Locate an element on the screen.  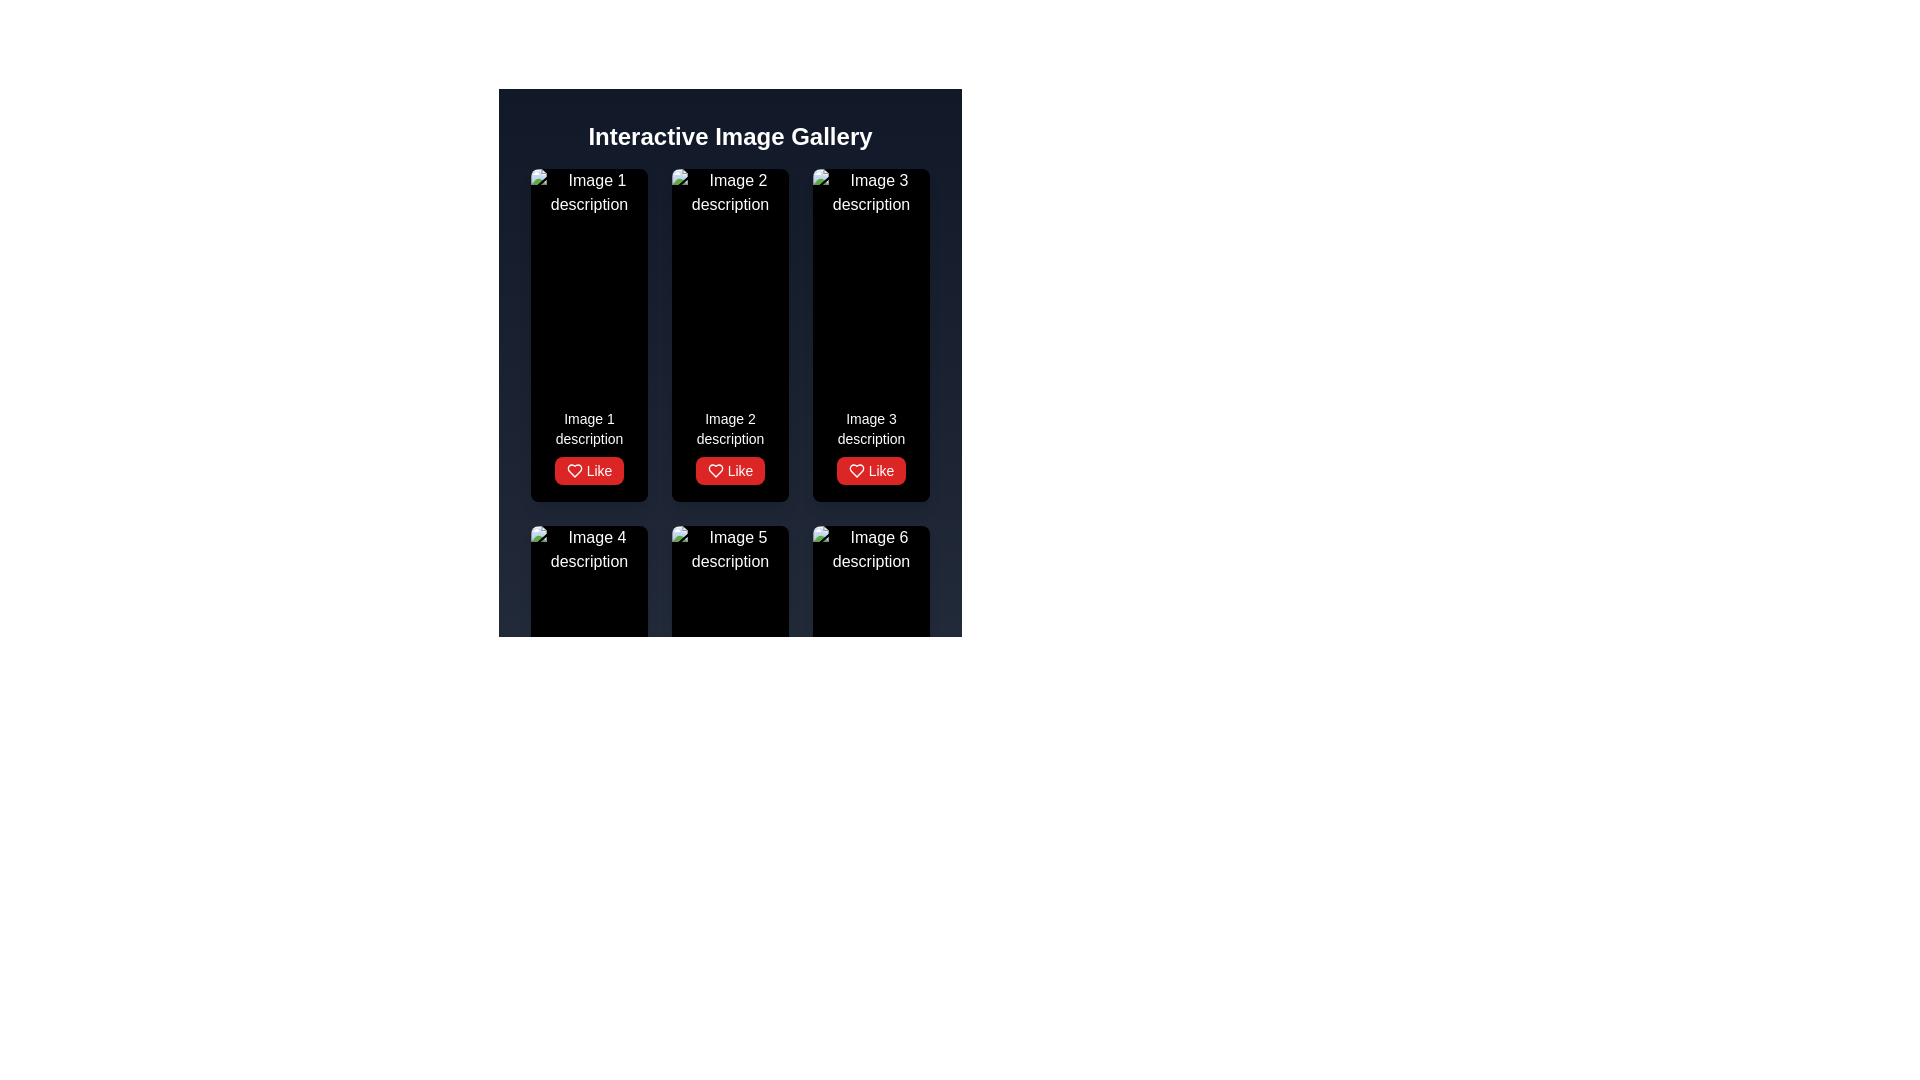
the interactive image in the first row and third column of the grid layout is located at coordinates (871, 281).